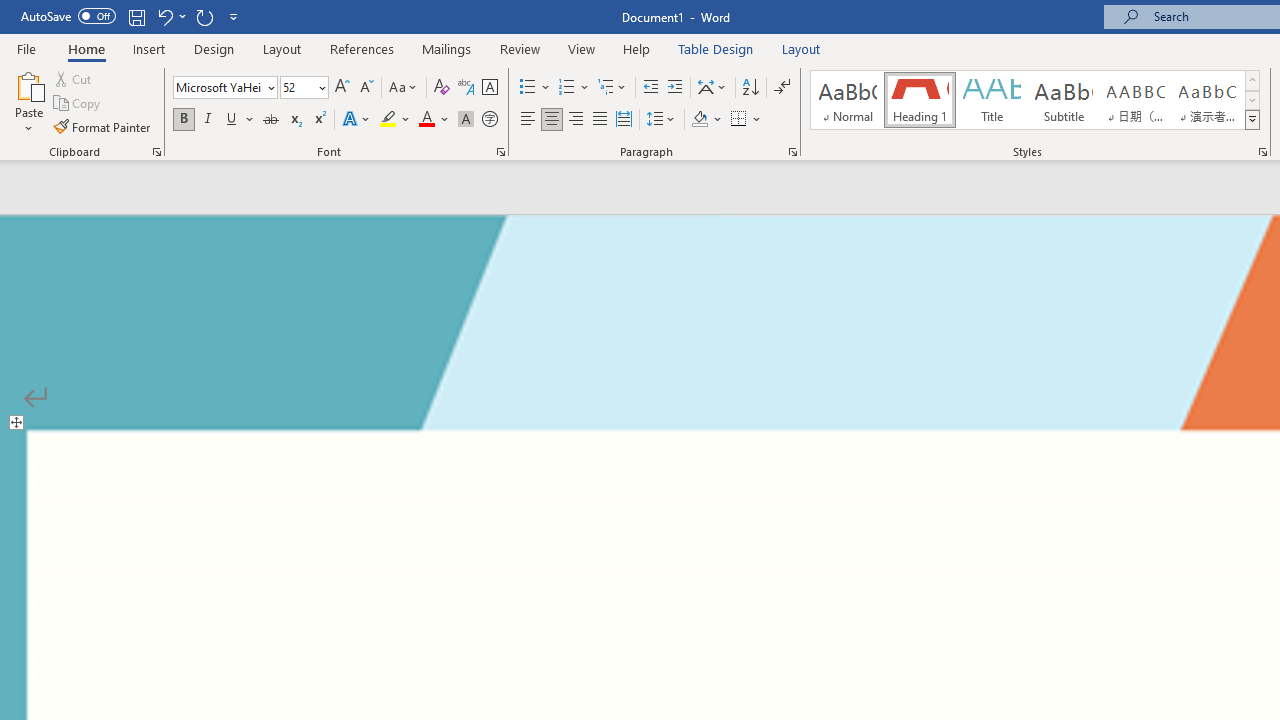 The height and width of the screenshot is (720, 1280). Describe the element at coordinates (1251, 120) in the screenshot. I see `'Styles'` at that location.